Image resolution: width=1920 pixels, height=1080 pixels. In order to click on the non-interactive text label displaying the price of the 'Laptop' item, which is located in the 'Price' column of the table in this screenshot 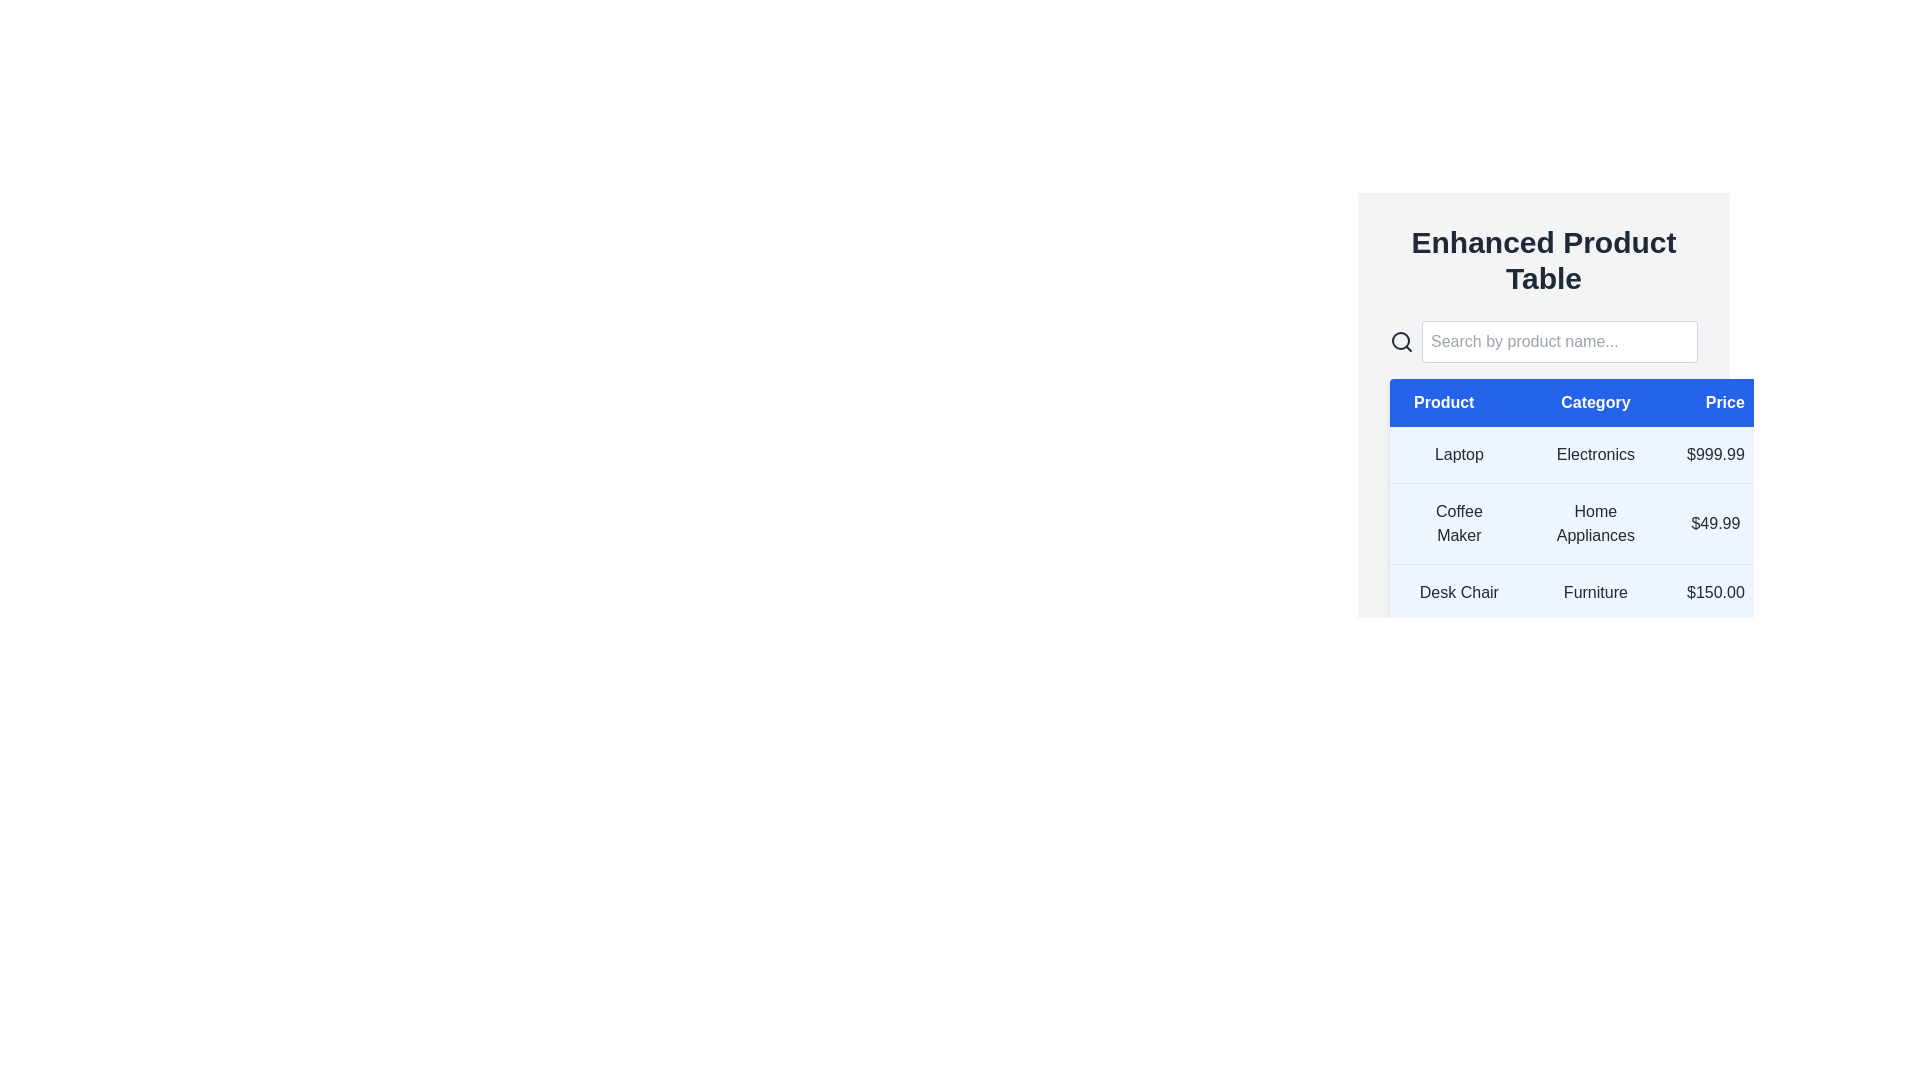, I will do `click(1714, 455)`.